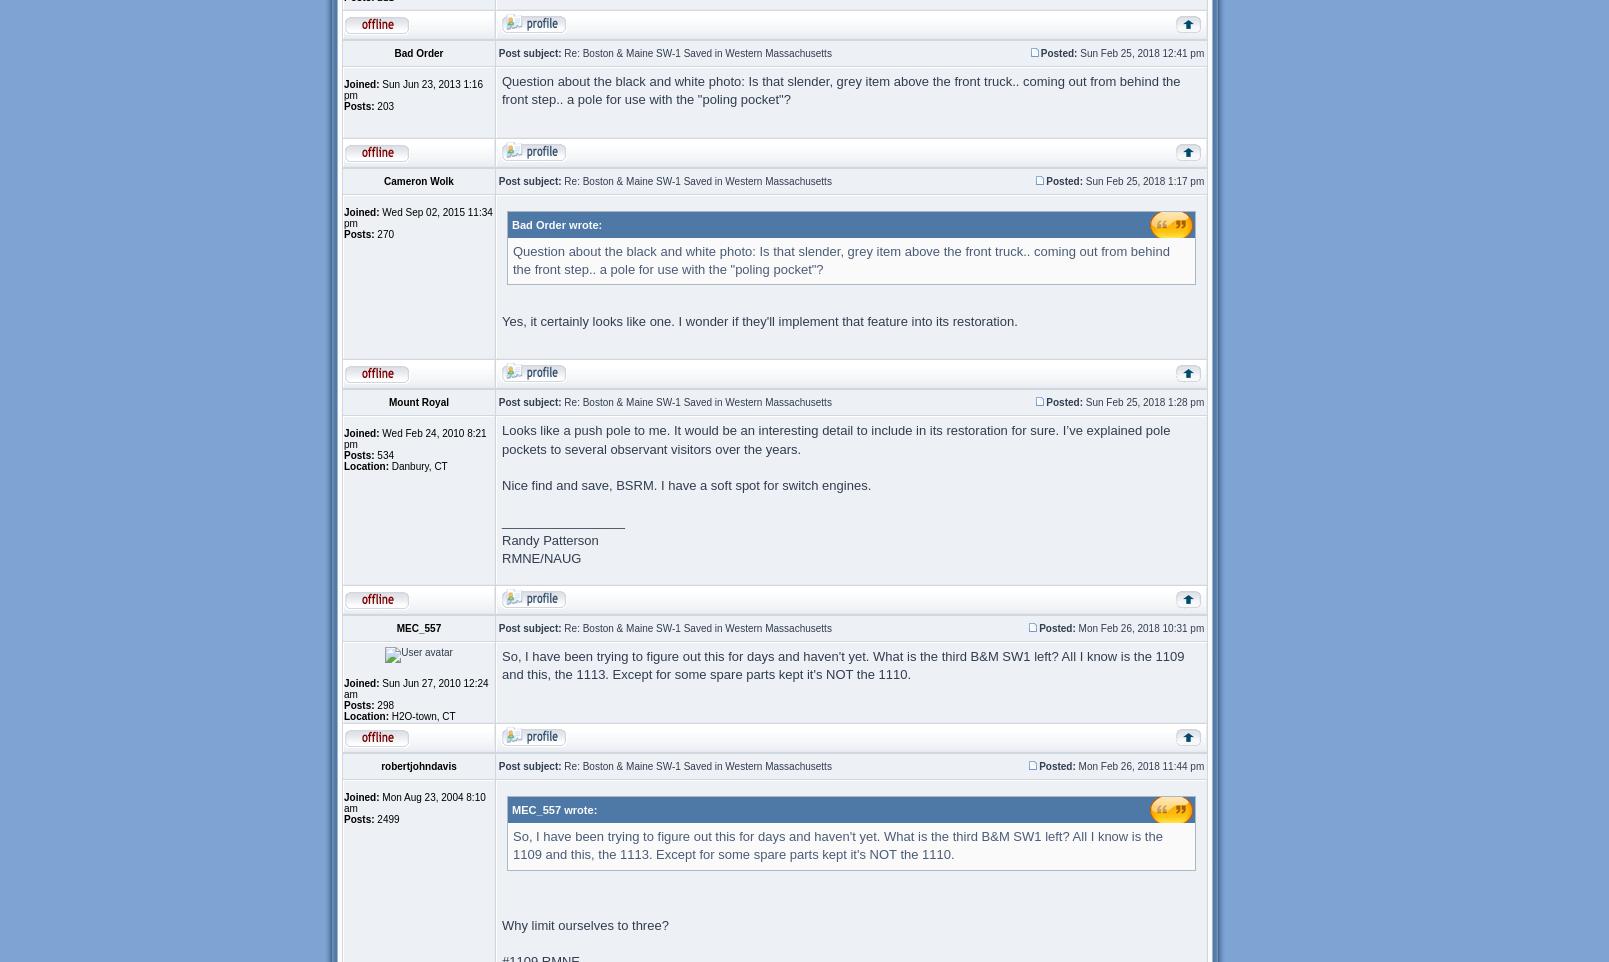 This screenshot has width=1609, height=962. What do you see at coordinates (1139, 627) in the screenshot?
I see `'Mon Feb 26, 2018 10:31 pm'` at bounding box center [1139, 627].